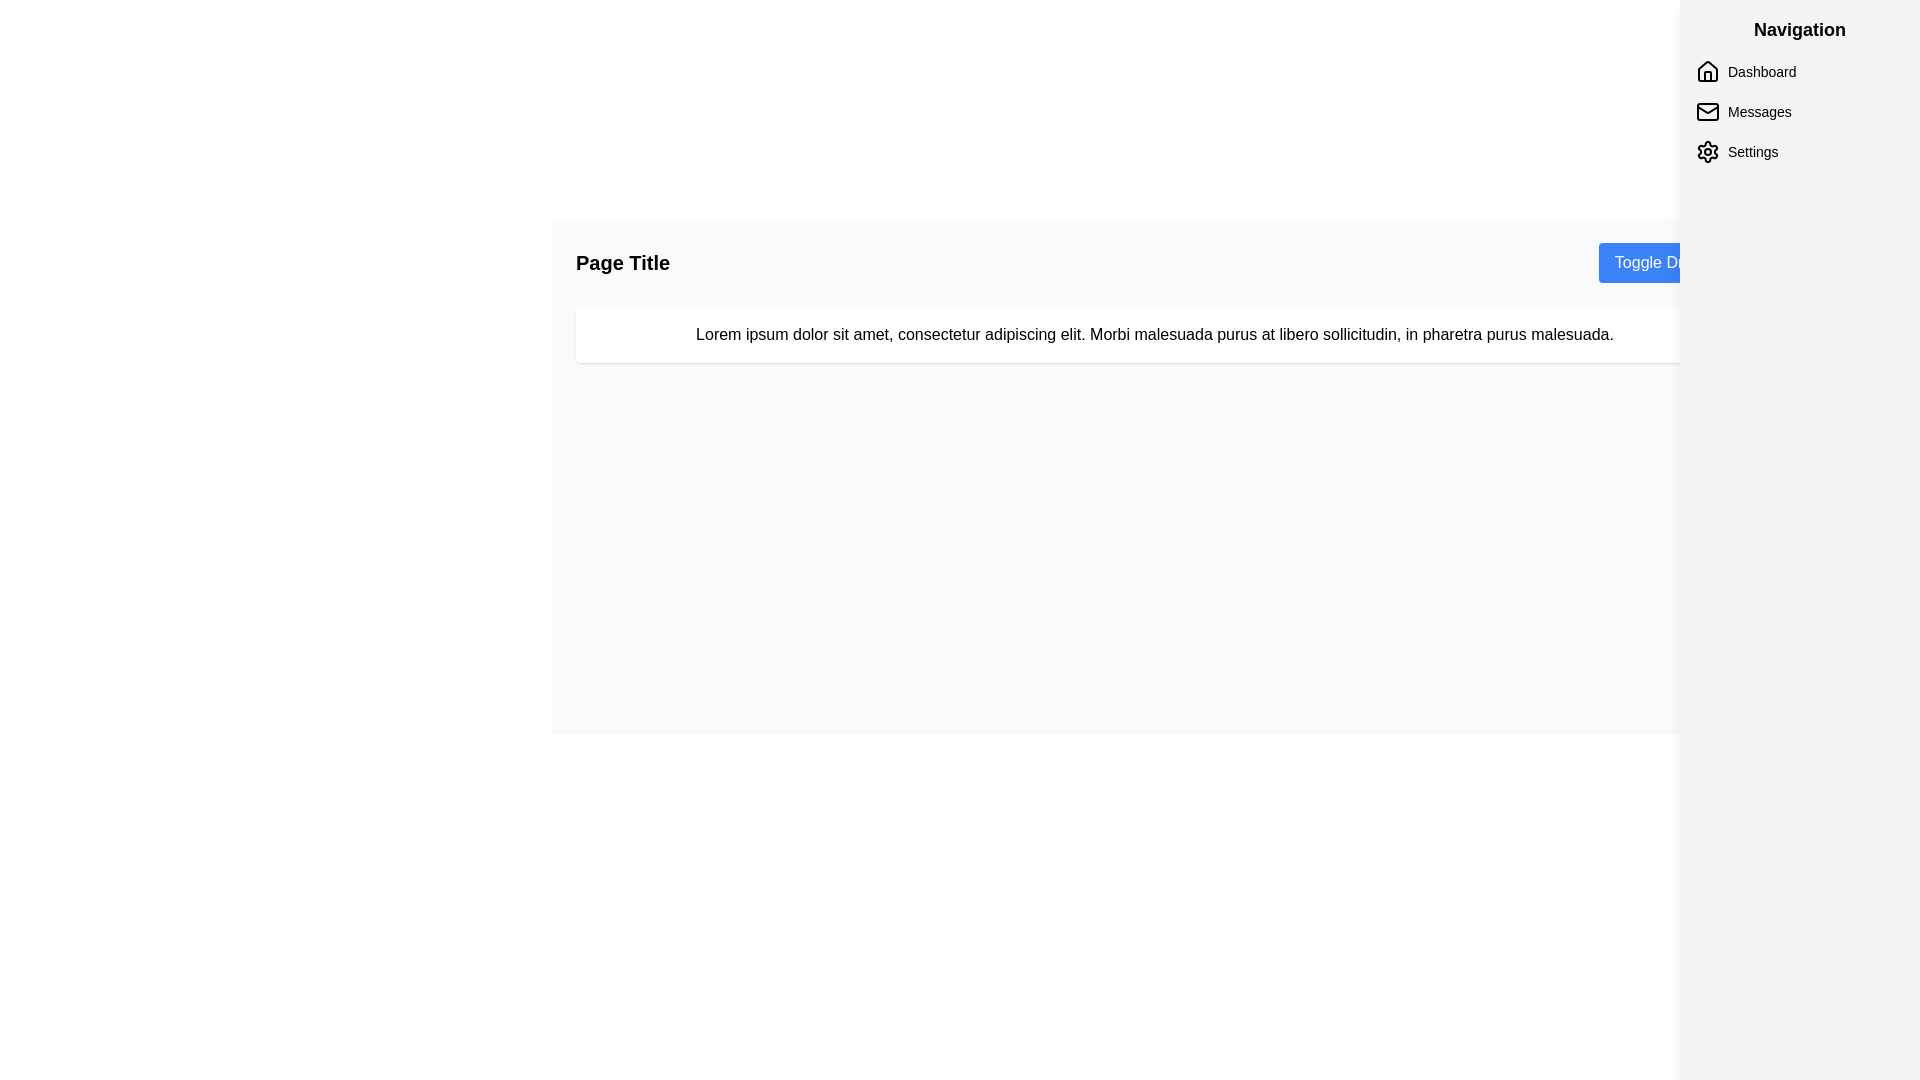 The height and width of the screenshot is (1080, 1920). I want to click on the 'Settings' icon in the navigation sidebar, which is located to the left of the 'Settings' text label, so click(1707, 150).